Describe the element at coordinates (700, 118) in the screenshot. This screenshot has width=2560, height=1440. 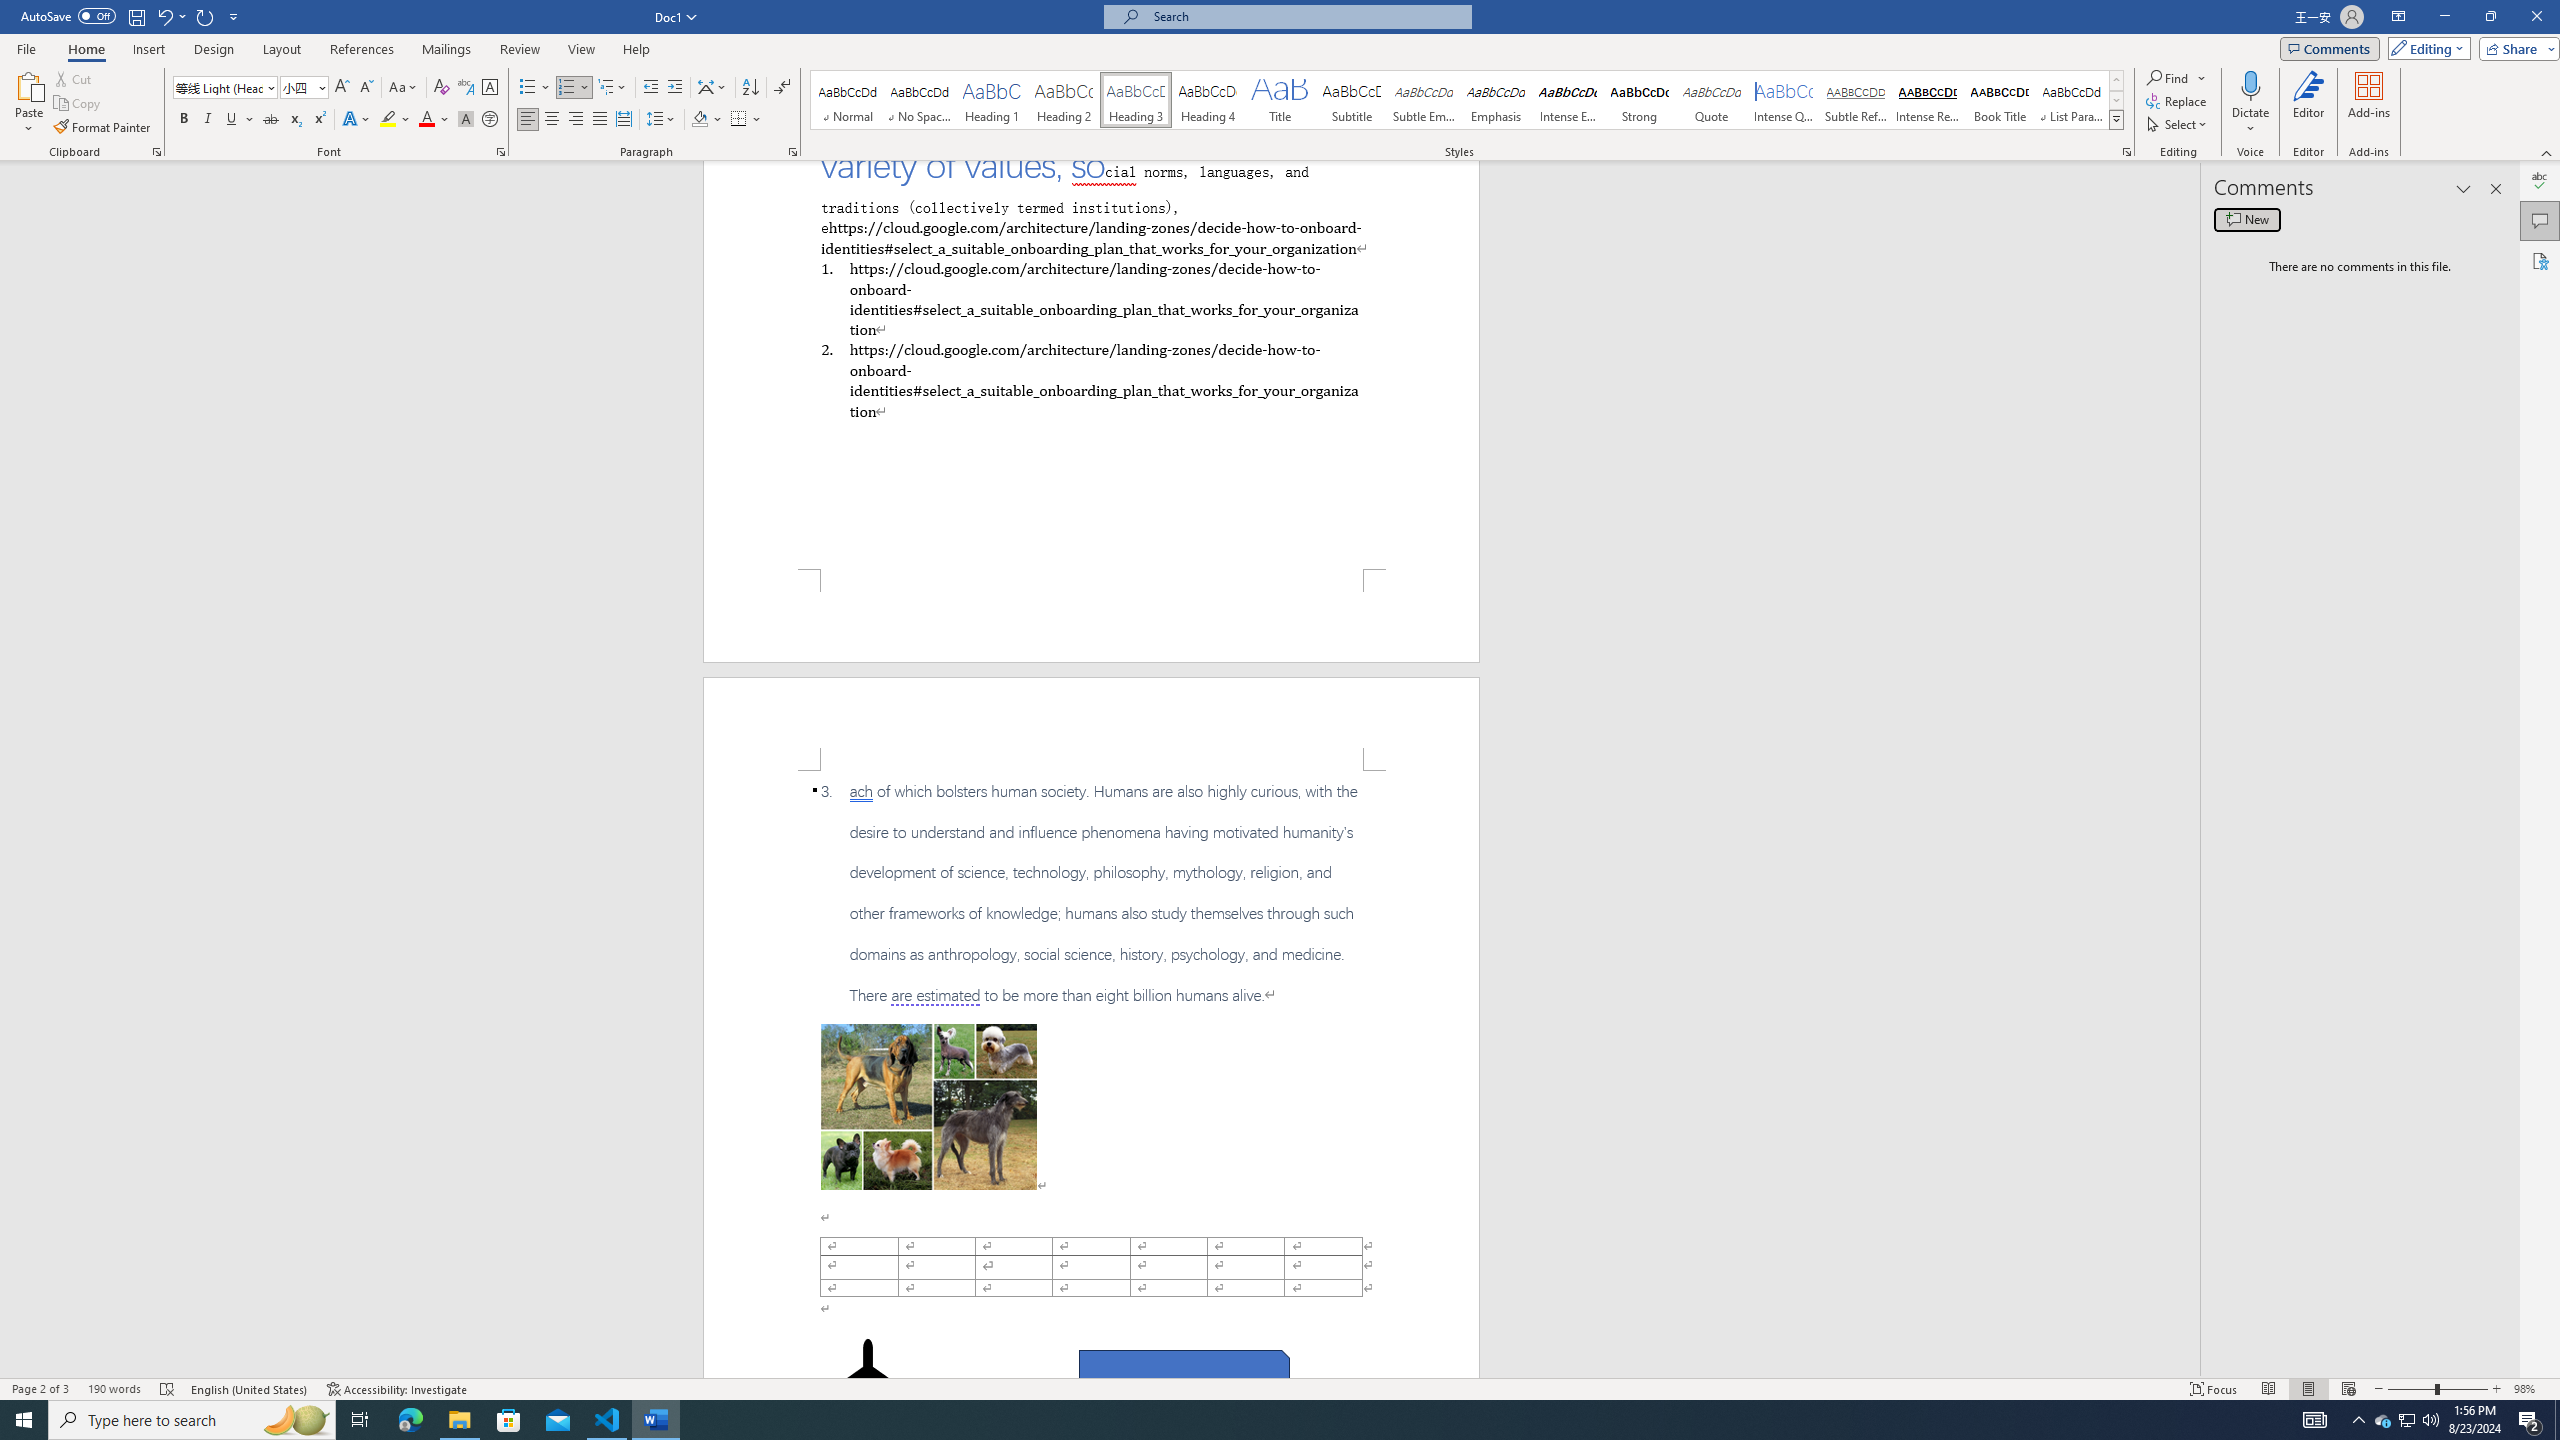
I see `'Shading RGB(0, 0, 0)'` at that location.